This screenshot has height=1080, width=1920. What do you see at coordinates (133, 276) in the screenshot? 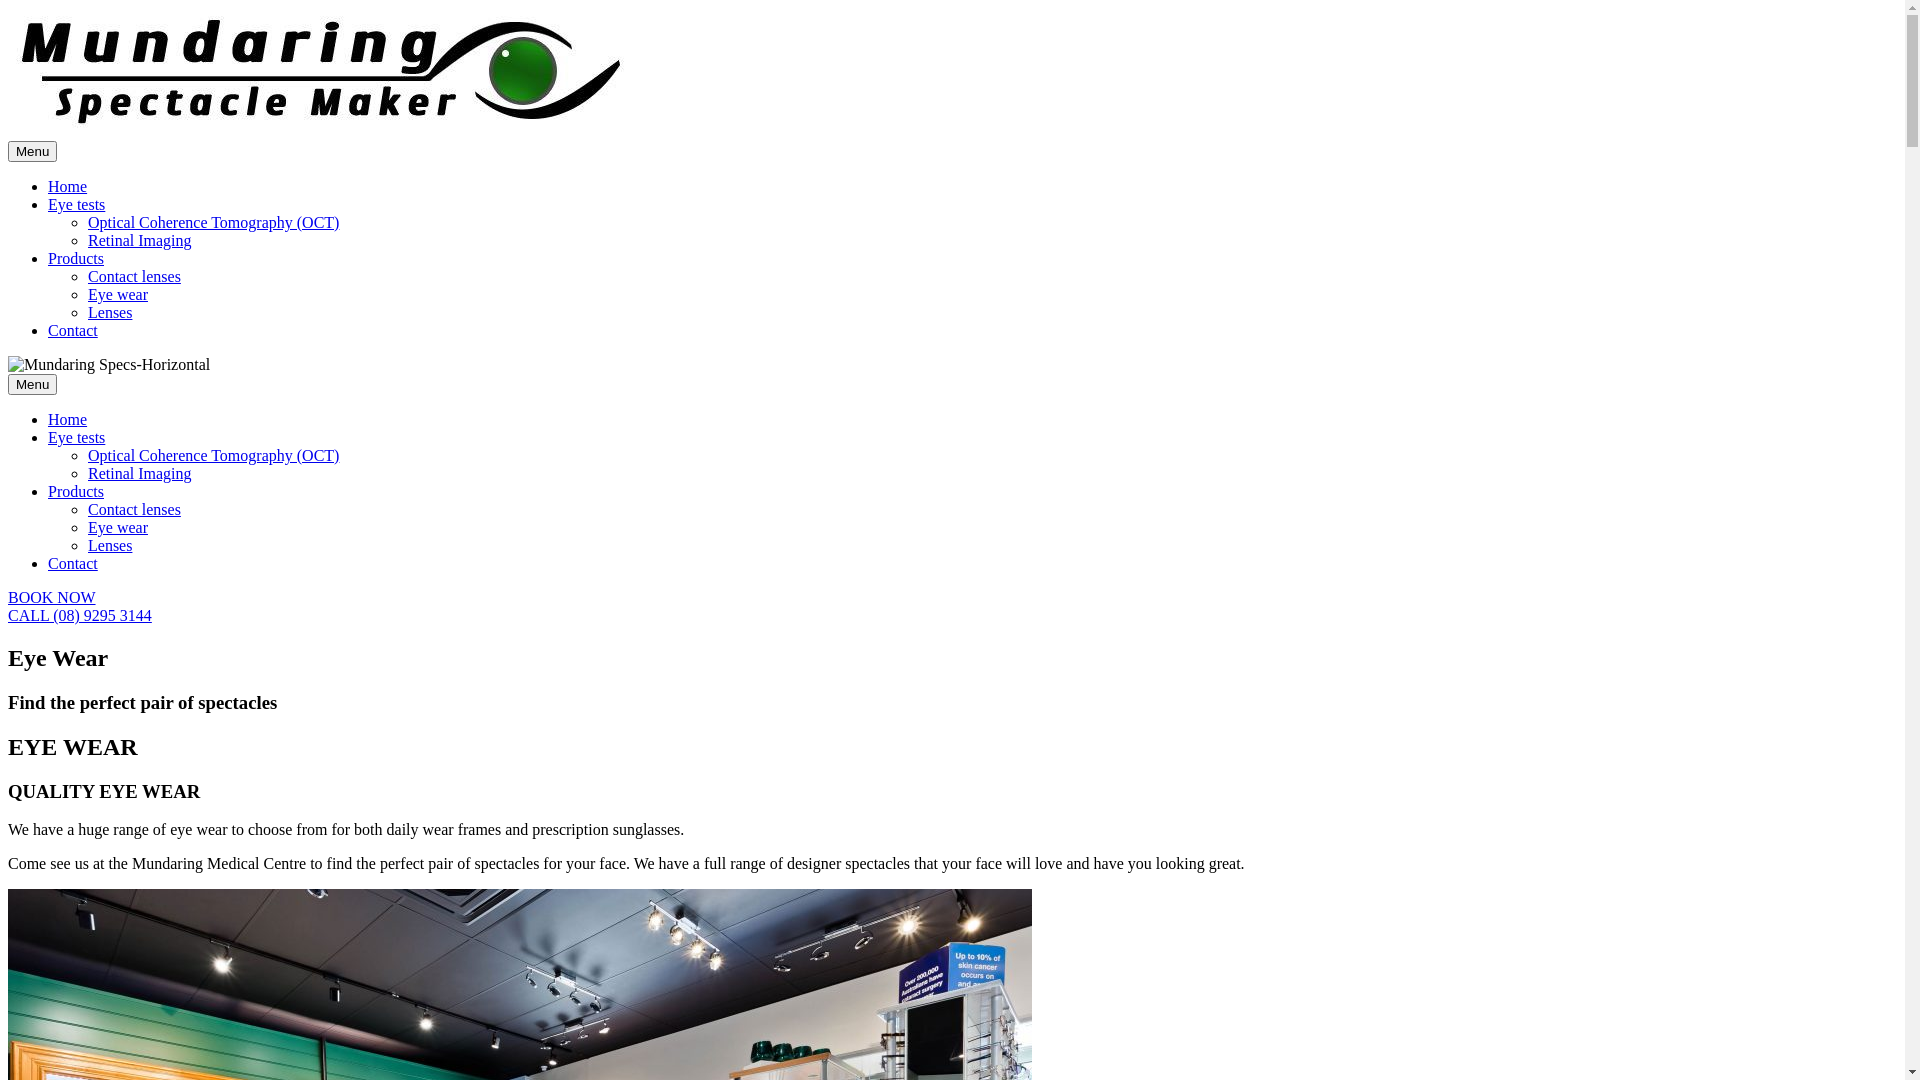
I see `'Contact lenses'` at bounding box center [133, 276].